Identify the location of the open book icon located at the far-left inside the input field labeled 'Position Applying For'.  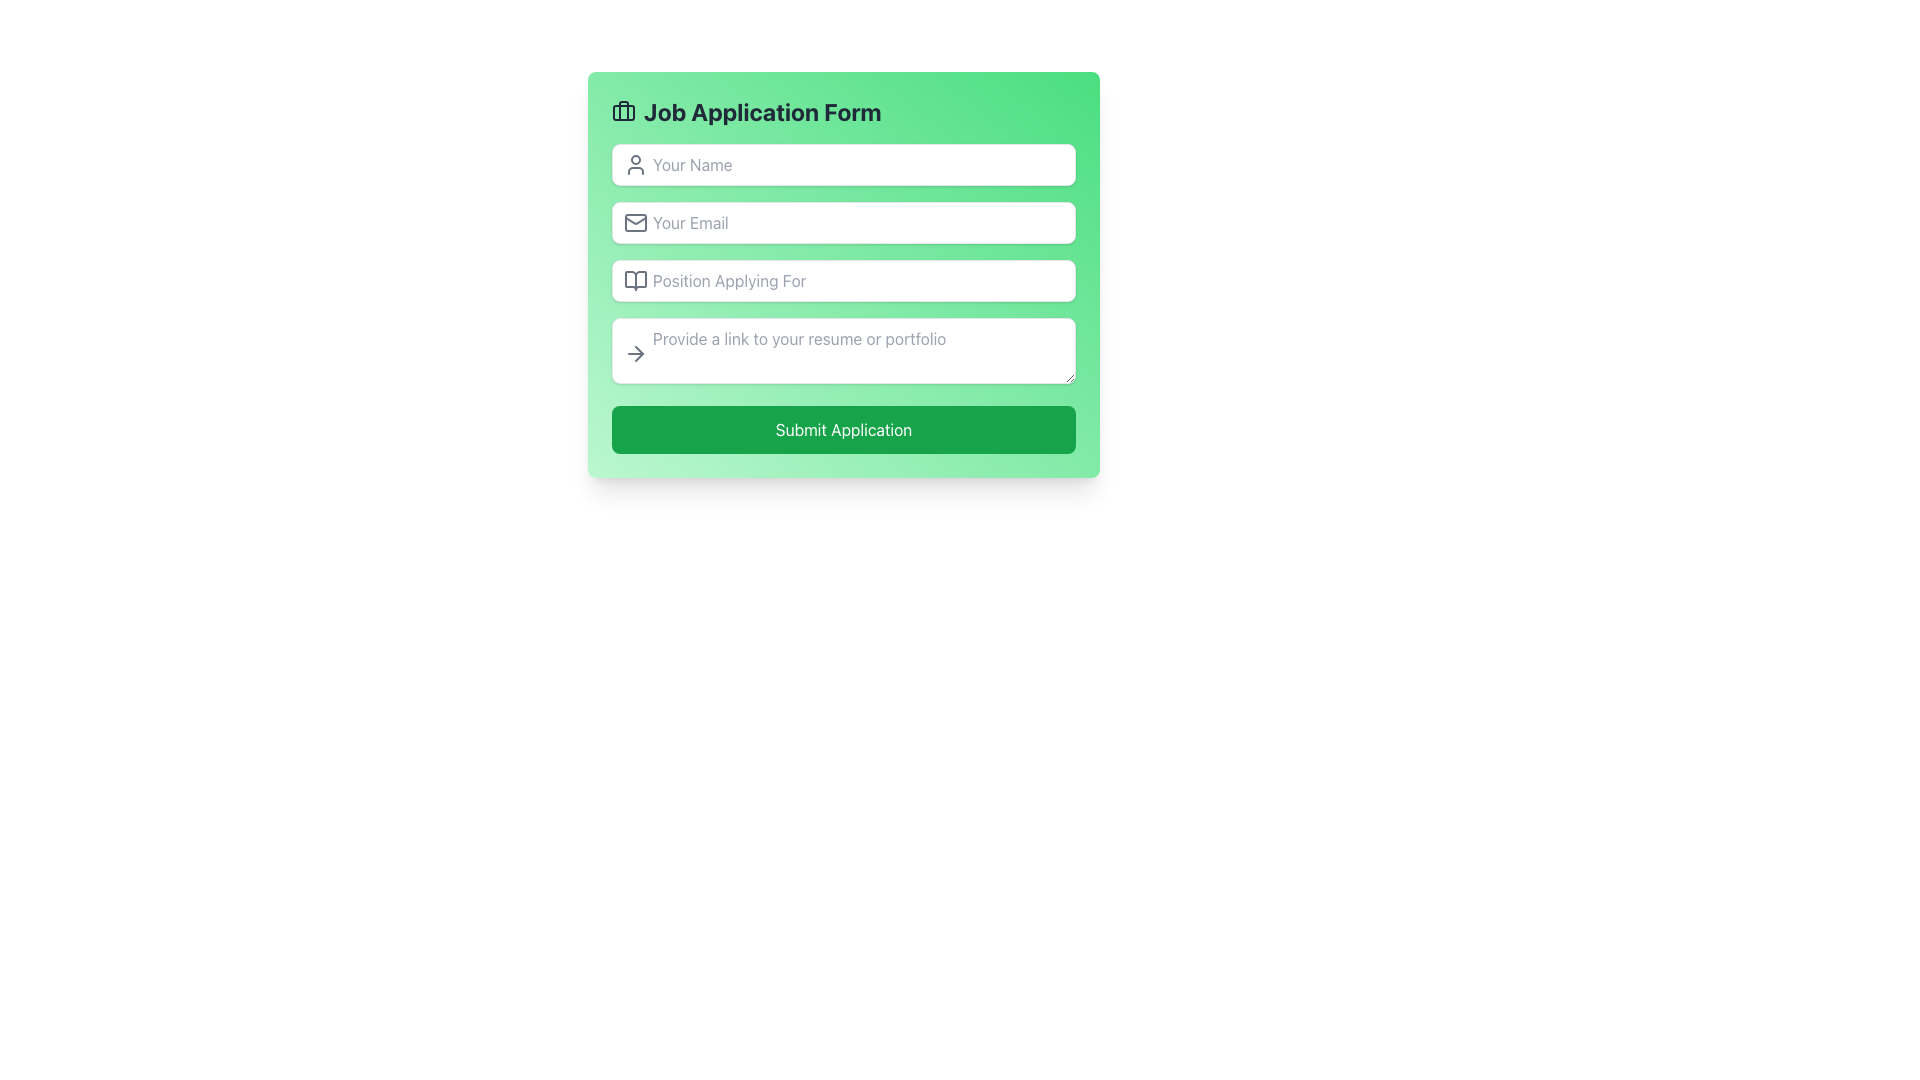
(634, 281).